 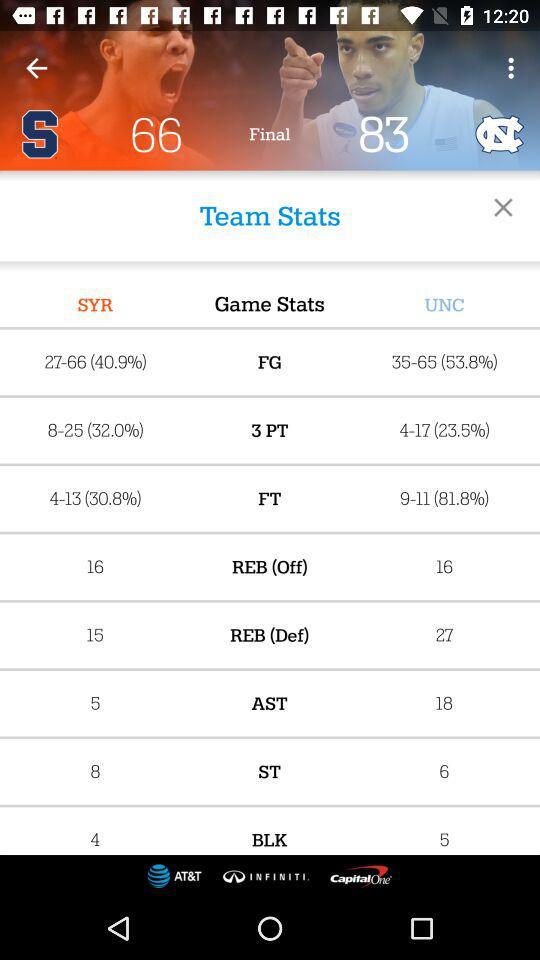 What do you see at coordinates (502, 207) in the screenshot?
I see `the close icon` at bounding box center [502, 207].